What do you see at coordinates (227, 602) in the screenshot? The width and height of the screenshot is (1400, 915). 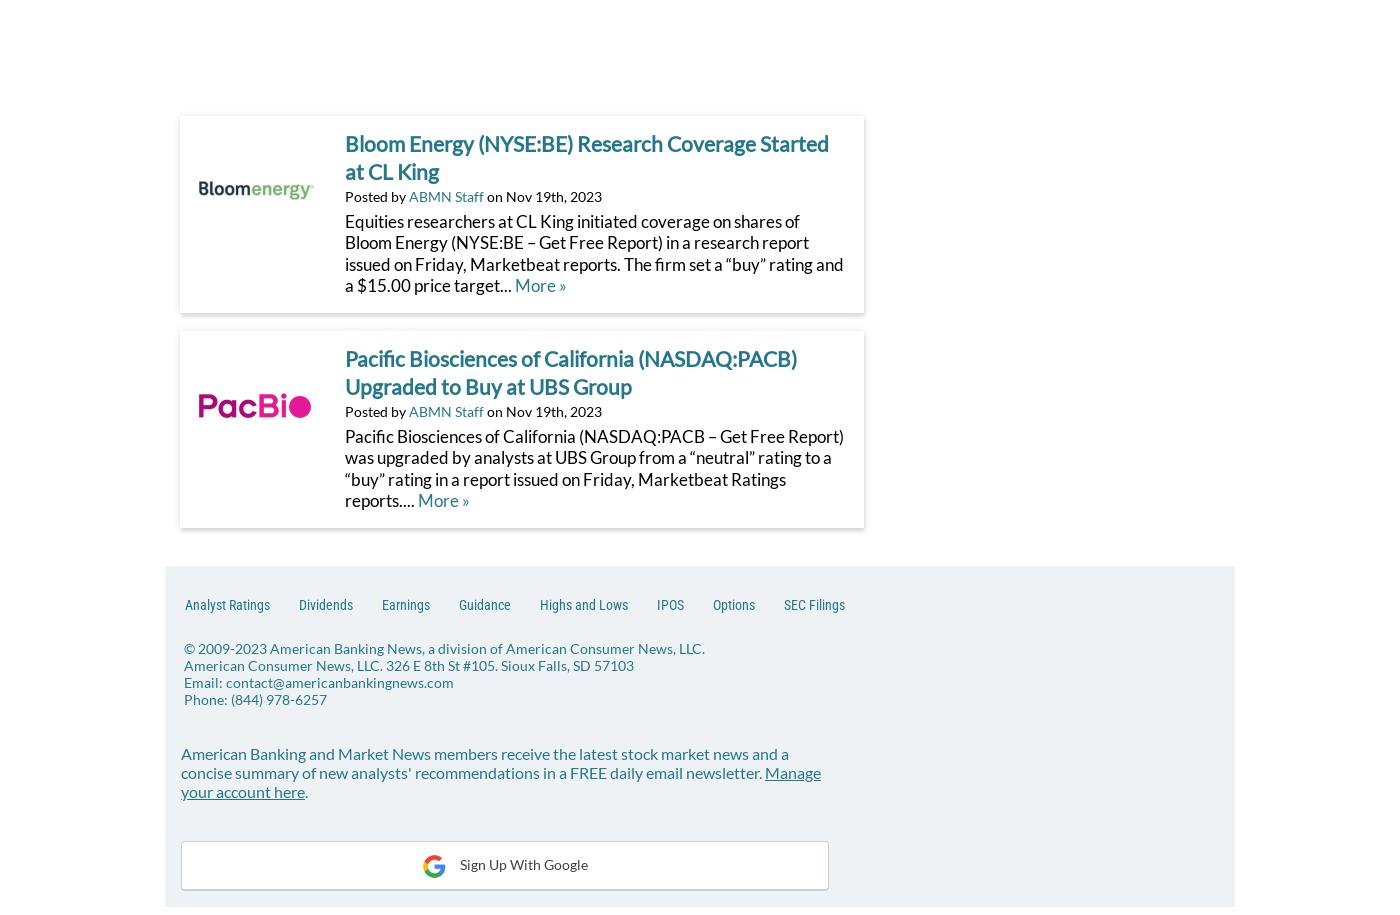 I see `'Analyst Ratings'` at bounding box center [227, 602].